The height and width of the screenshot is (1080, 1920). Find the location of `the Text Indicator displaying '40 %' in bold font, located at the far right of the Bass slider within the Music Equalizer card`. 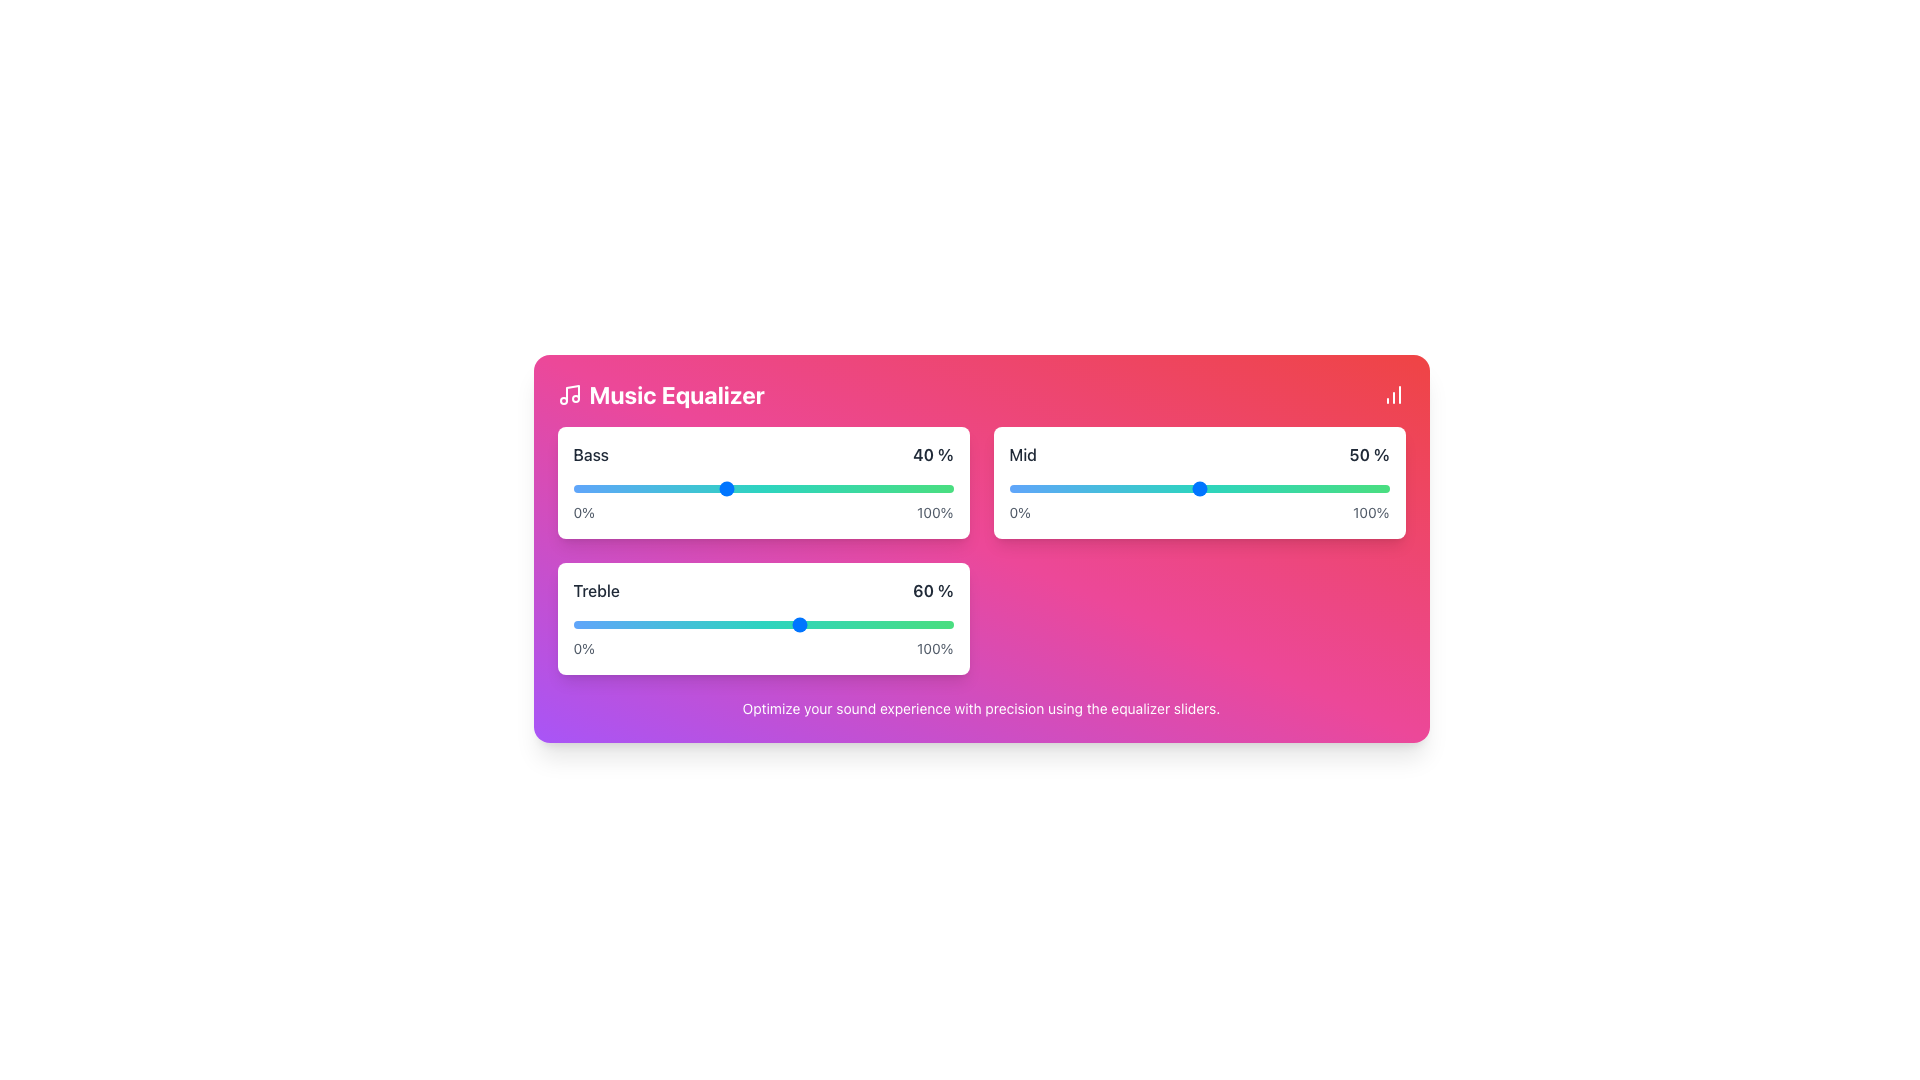

the Text Indicator displaying '40 %' in bold font, located at the far right of the Bass slider within the Music Equalizer card is located at coordinates (932, 455).